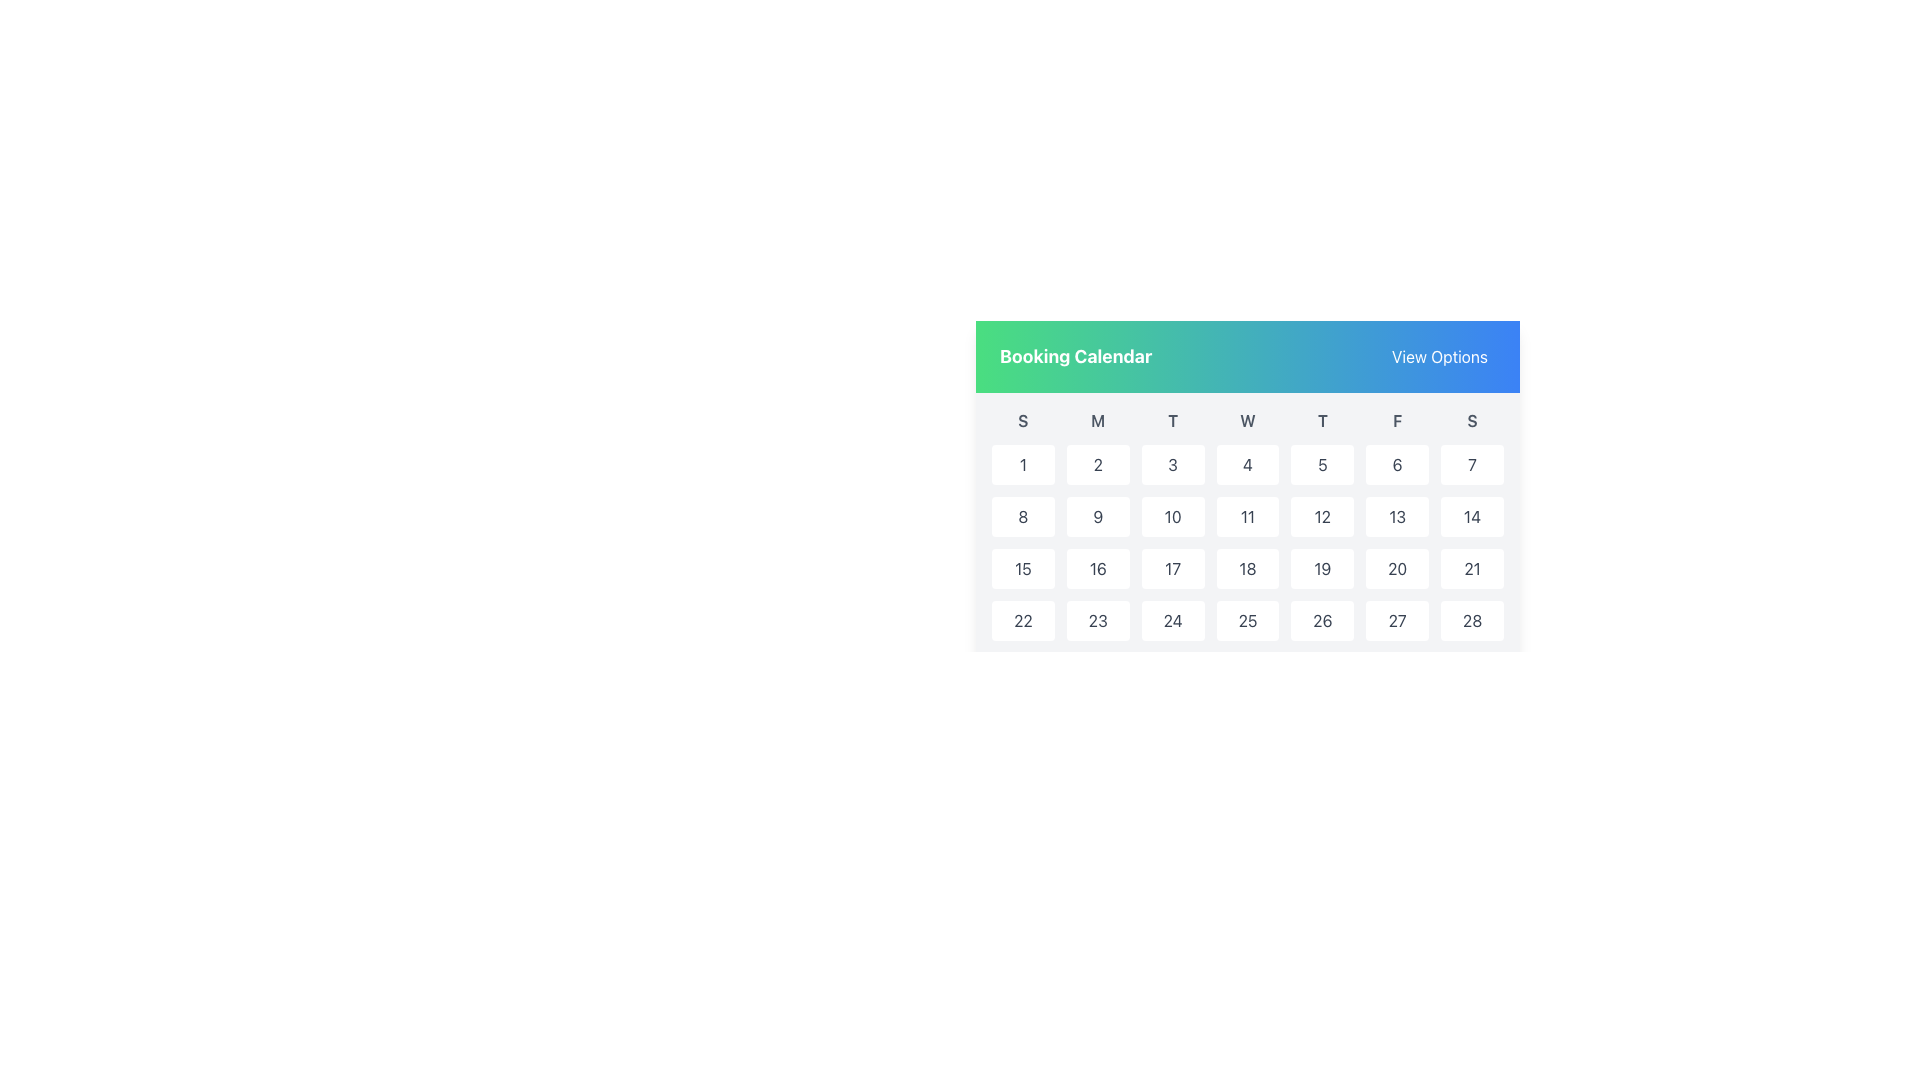  What do you see at coordinates (1023, 515) in the screenshot?
I see `the calendar date cell representing the 8th day` at bounding box center [1023, 515].